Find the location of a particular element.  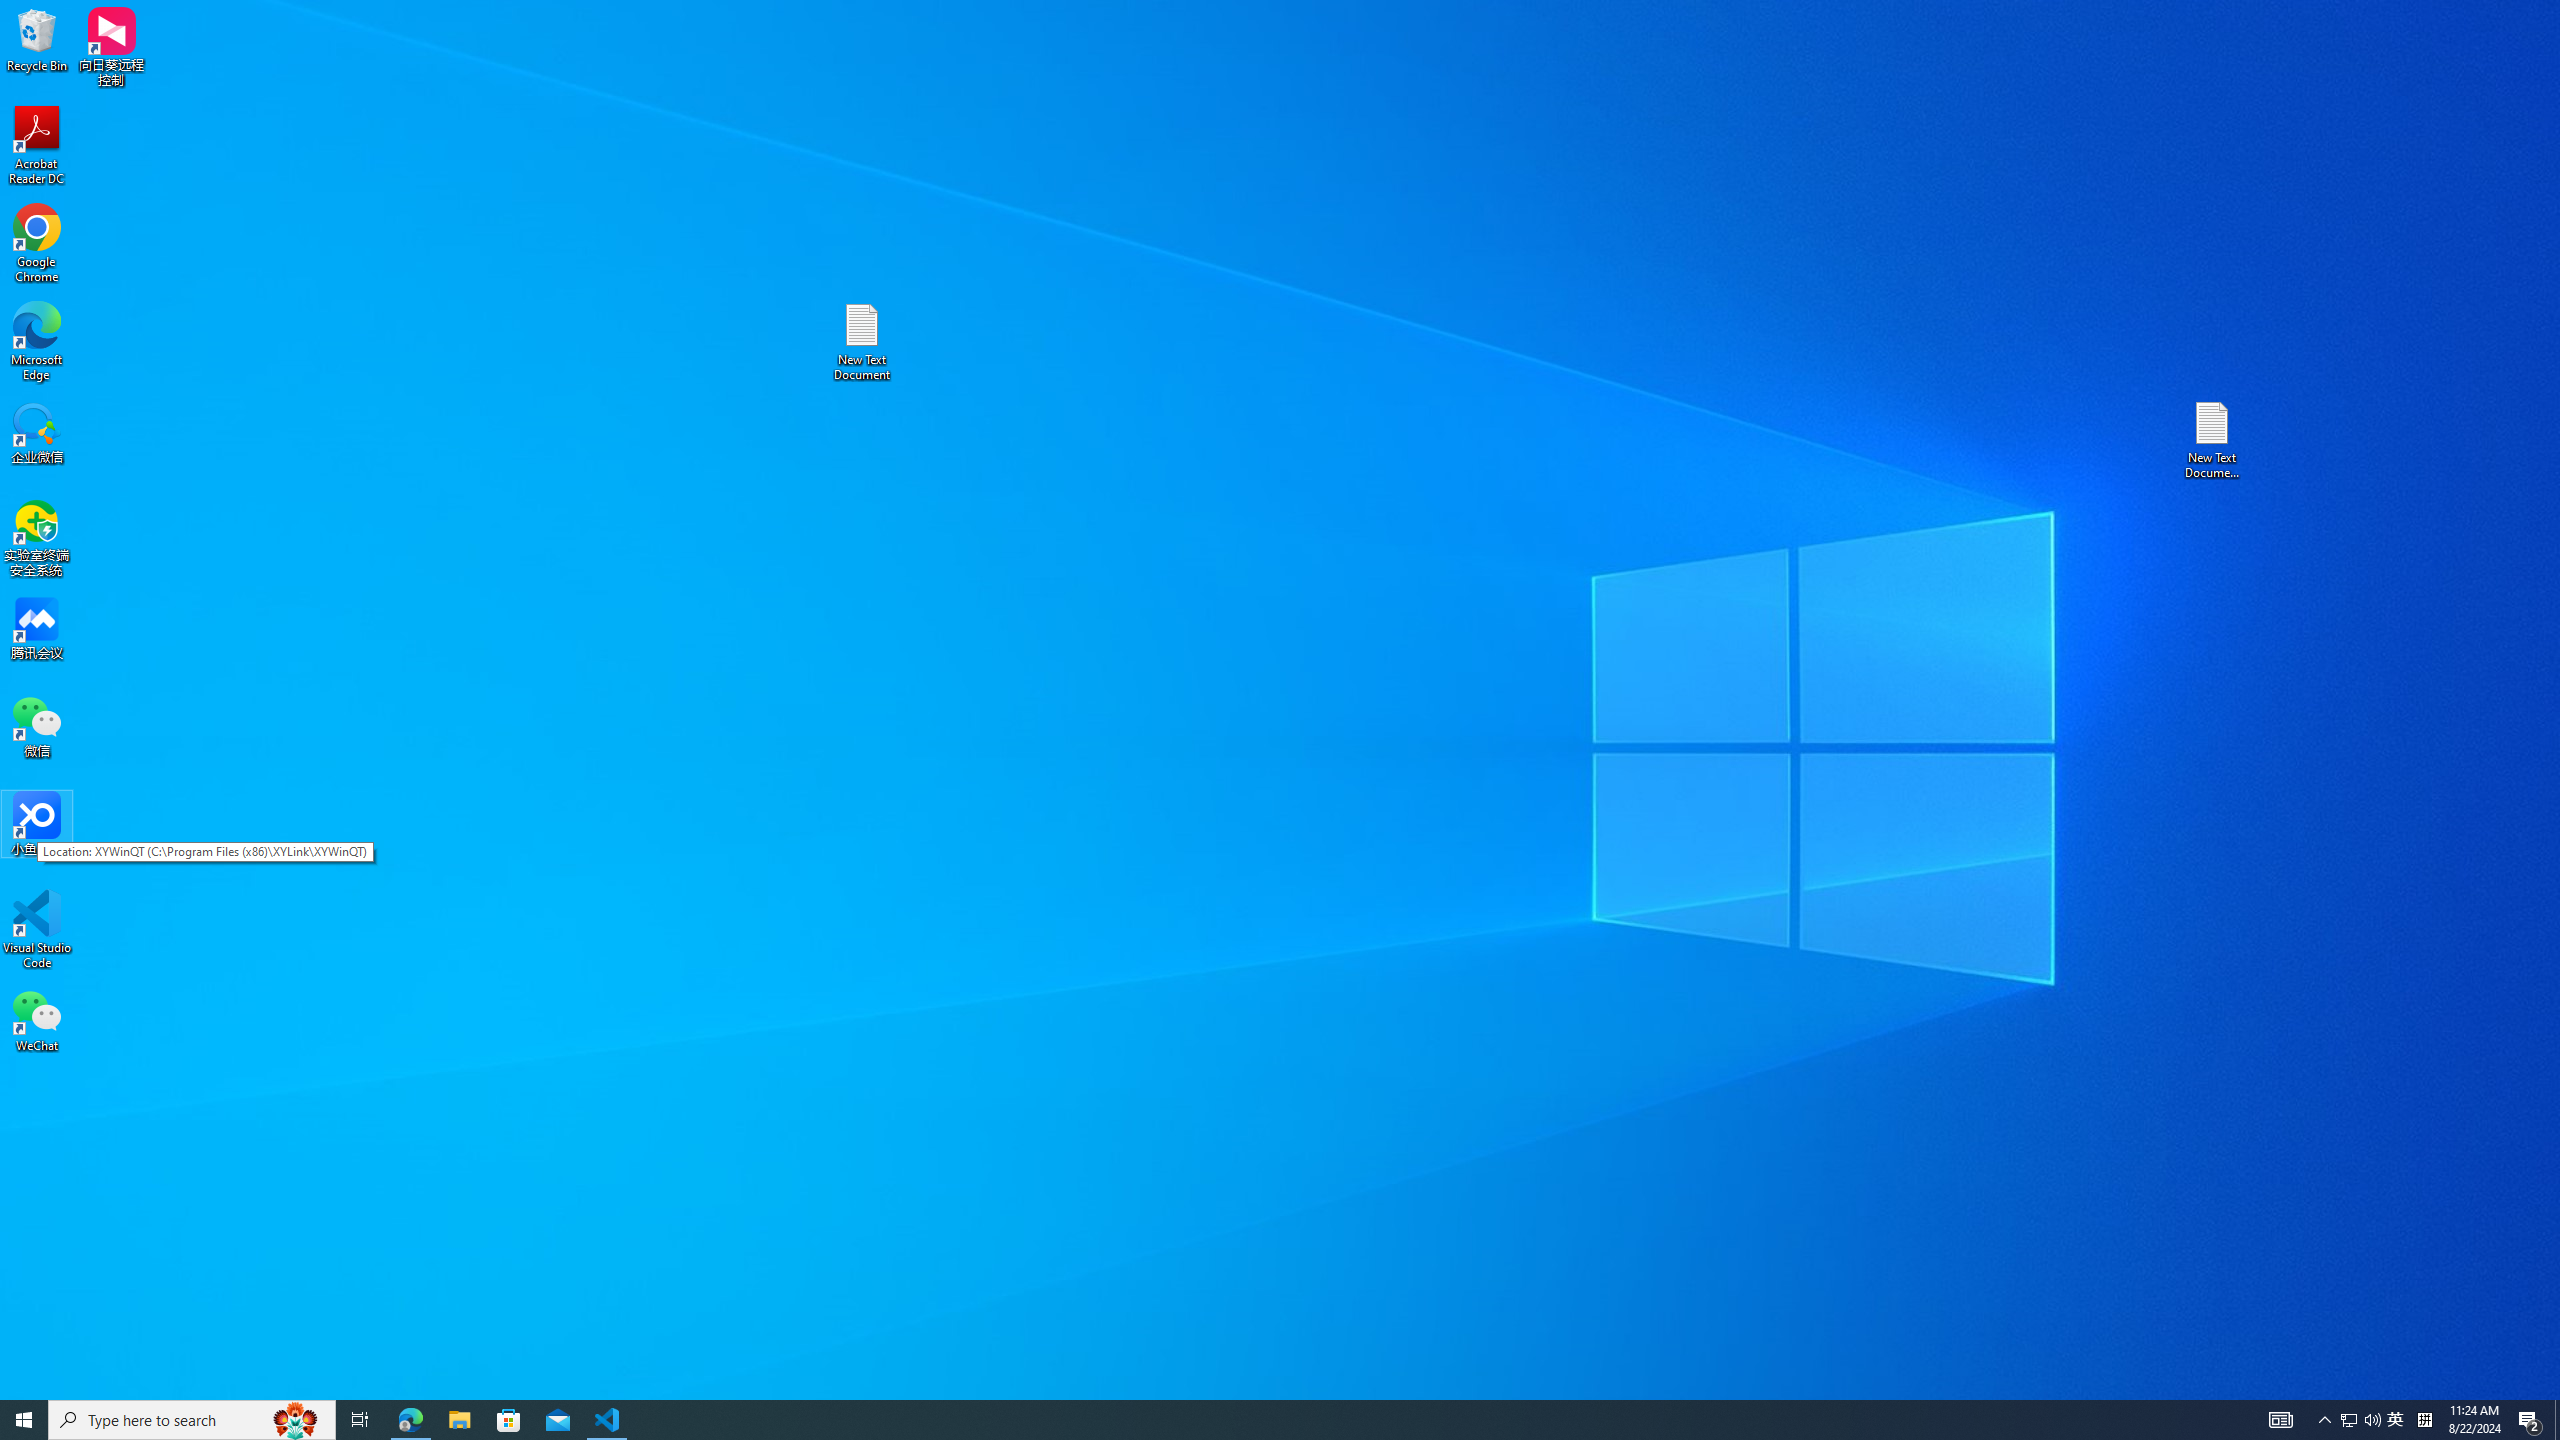

'Start' is located at coordinates (24, 1418).